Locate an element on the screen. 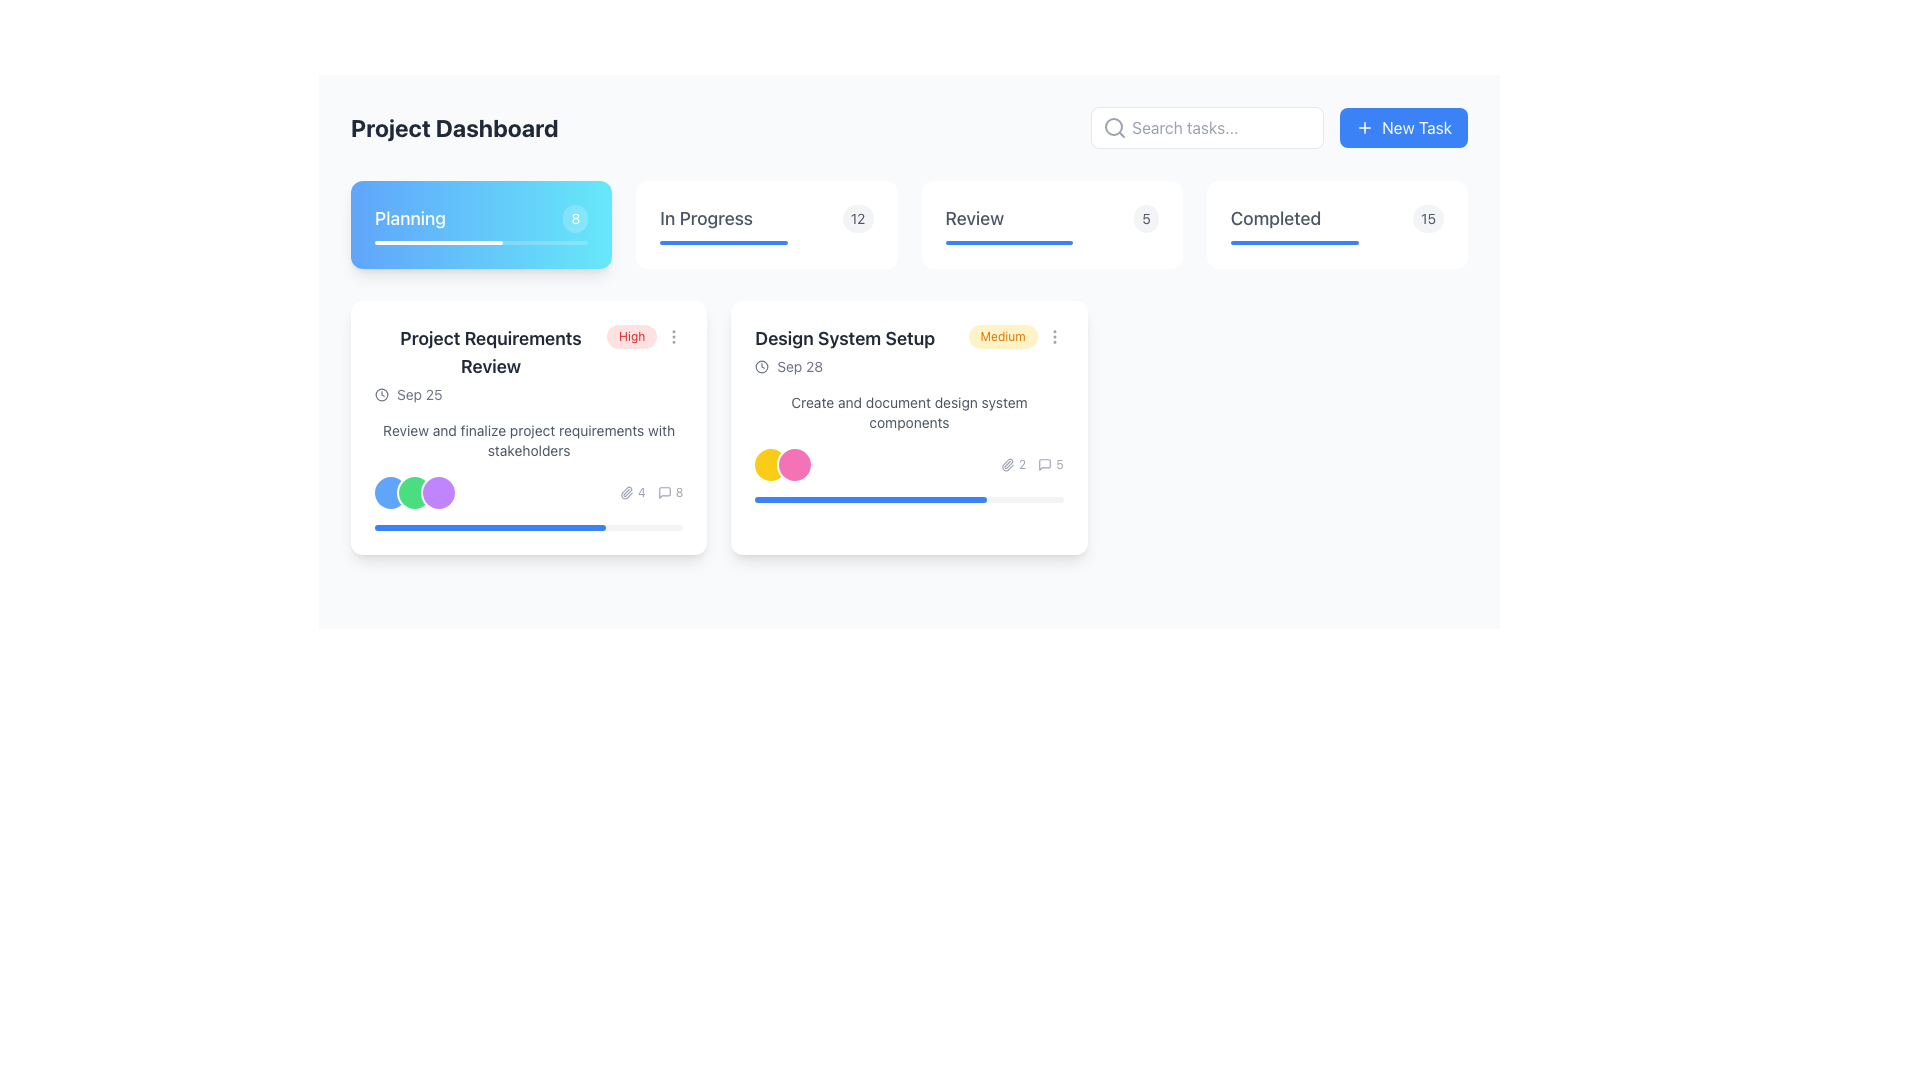  Progress Bar Indicator located in the 'Planning' section of the dashboard, which is a thin horizontal bar with a white background and rounded edges, representing a partially filled state is located at coordinates (437, 242).